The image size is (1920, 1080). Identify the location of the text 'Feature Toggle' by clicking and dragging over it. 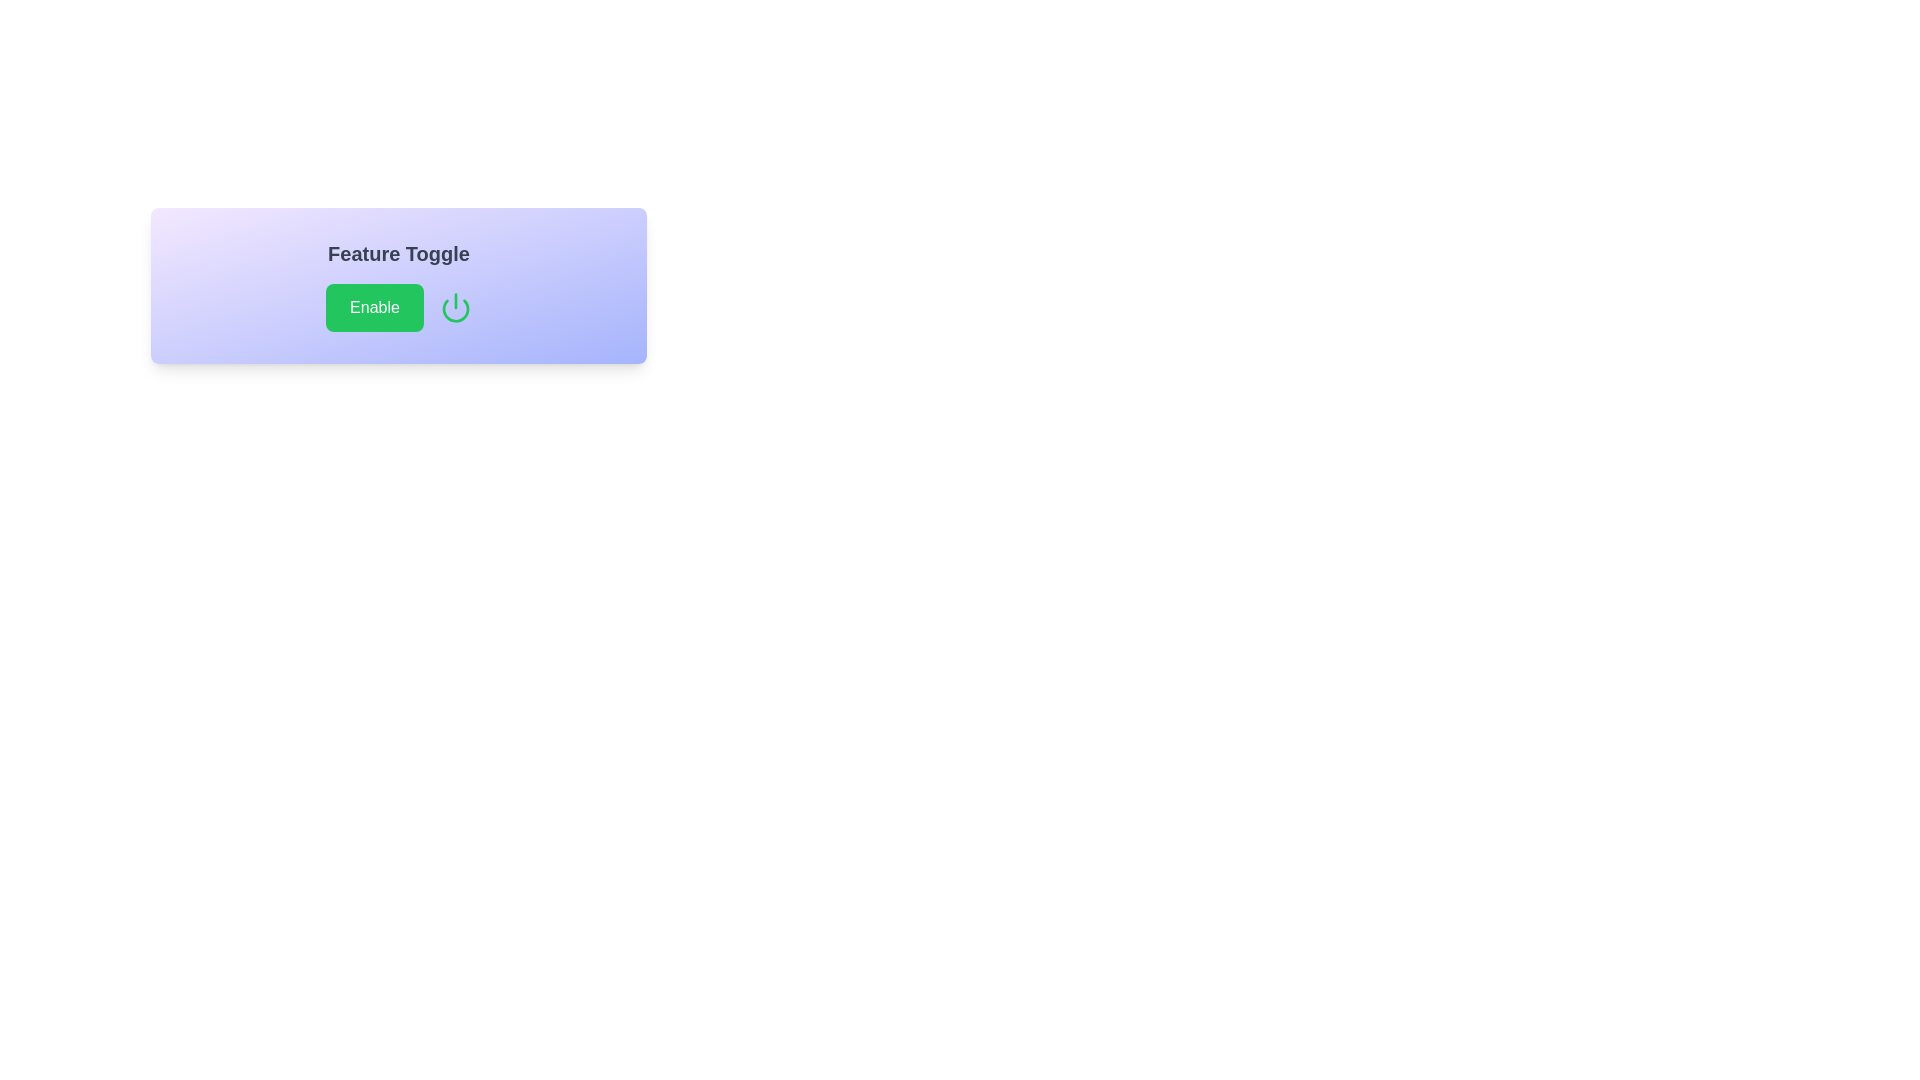
(327, 238).